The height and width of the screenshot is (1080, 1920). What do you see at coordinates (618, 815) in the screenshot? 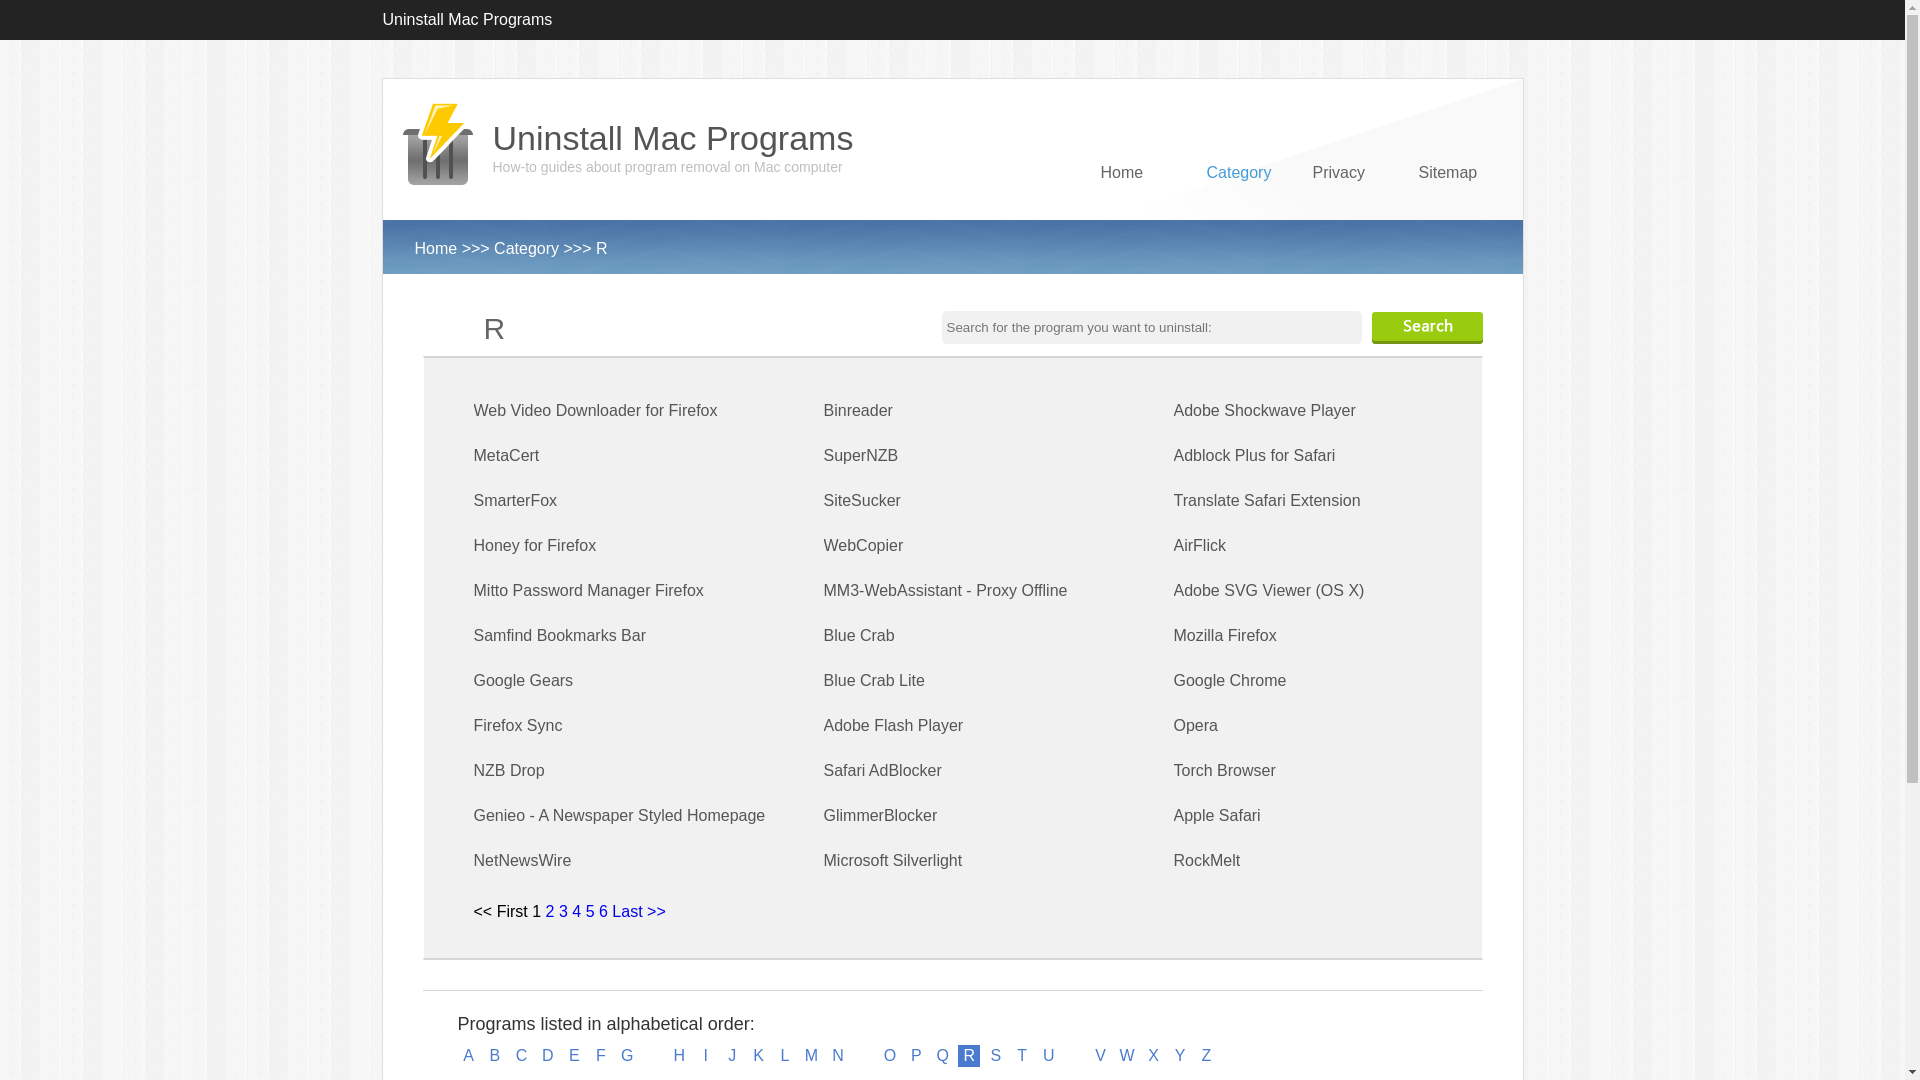
I see `'Genieo - A Newspaper Styled Homepage'` at bounding box center [618, 815].